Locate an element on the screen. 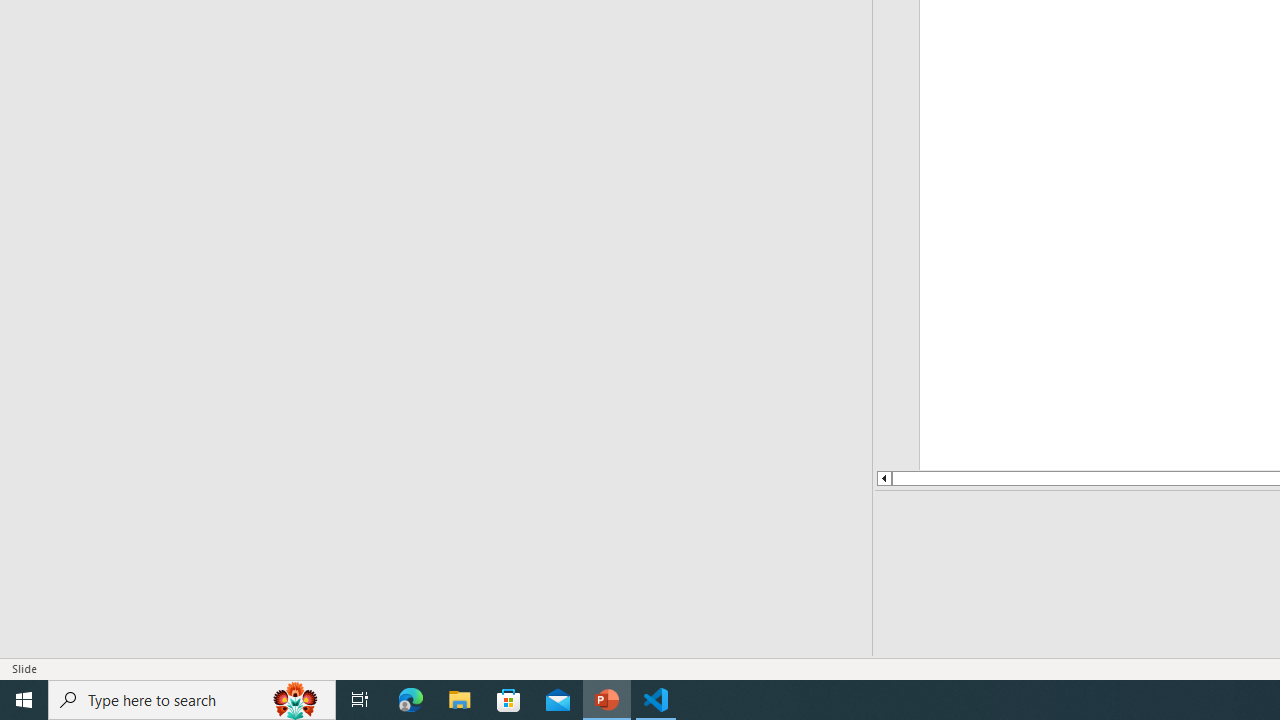 The image size is (1280, 720). 'Start' is located at coordinates (24, 698).